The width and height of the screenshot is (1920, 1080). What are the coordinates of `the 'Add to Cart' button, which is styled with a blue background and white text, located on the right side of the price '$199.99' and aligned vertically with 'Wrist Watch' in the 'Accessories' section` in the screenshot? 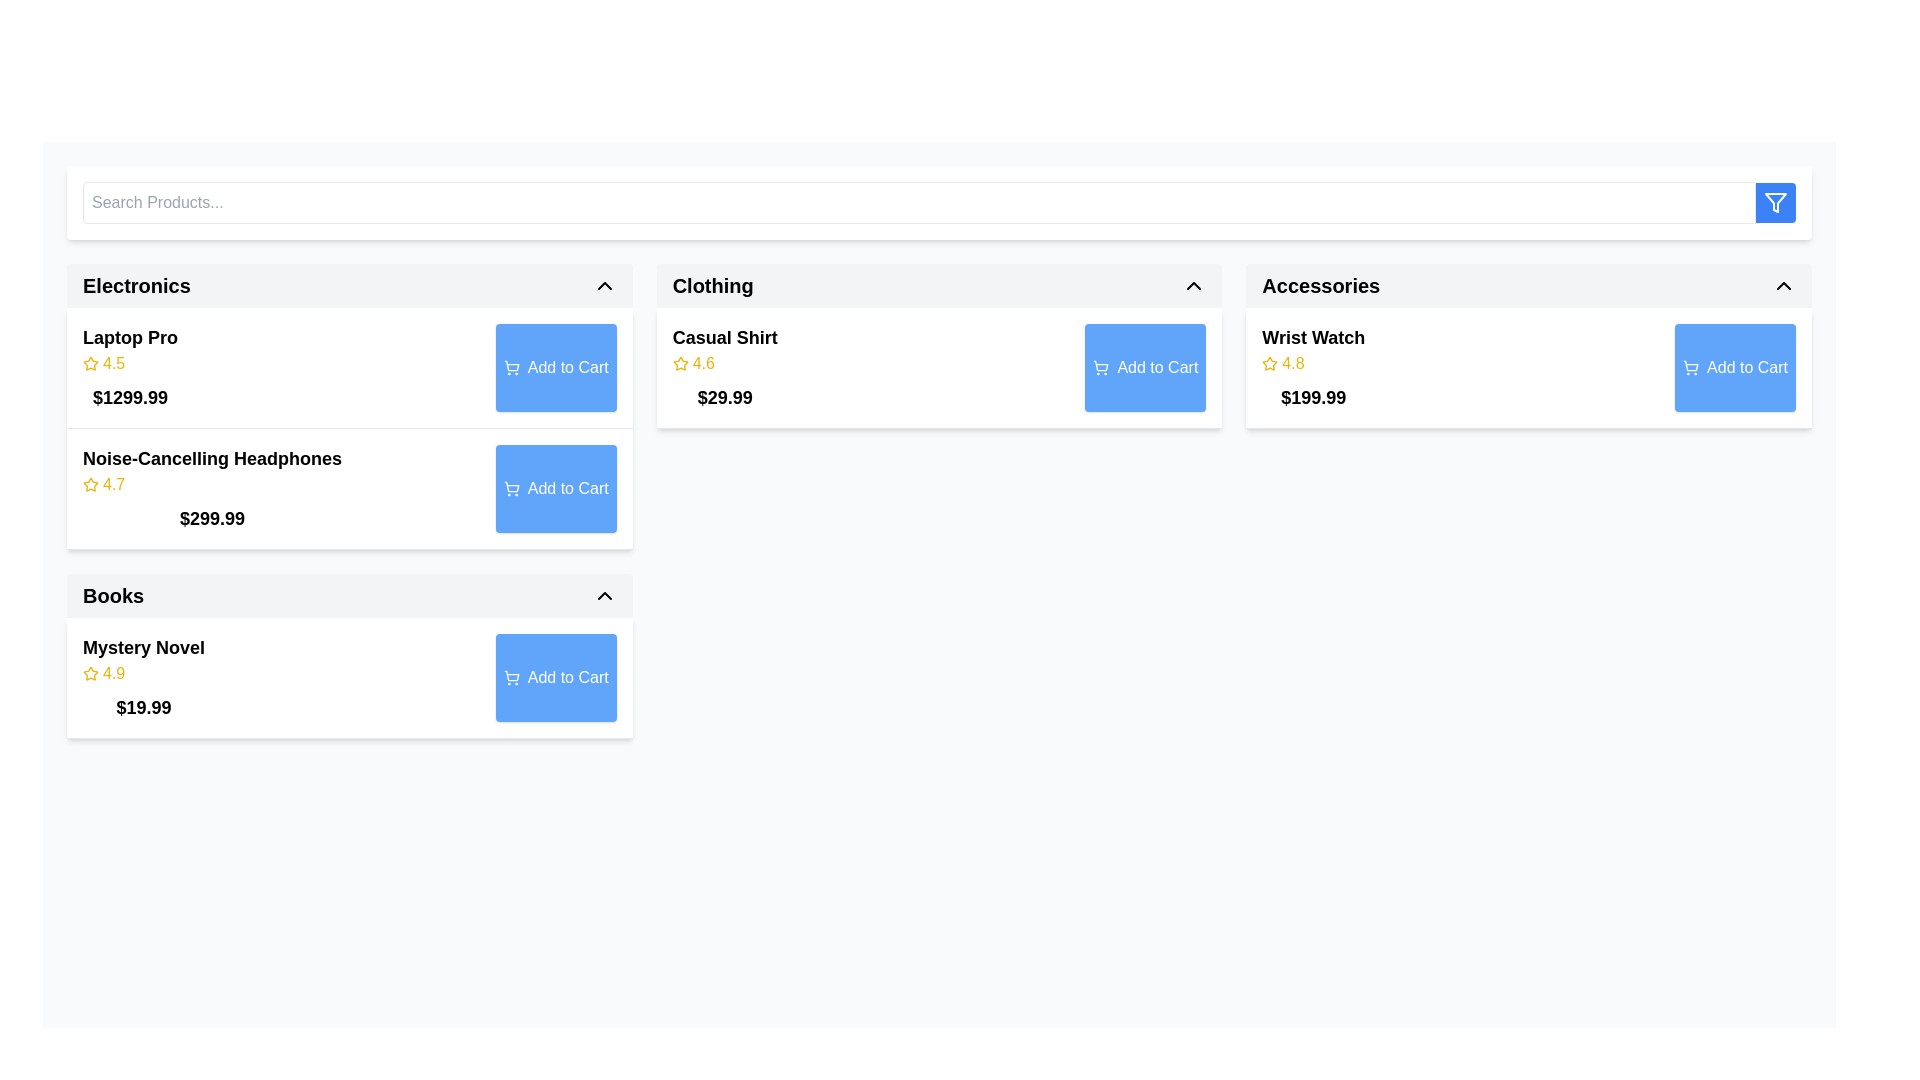 It's located at (1734, 367).